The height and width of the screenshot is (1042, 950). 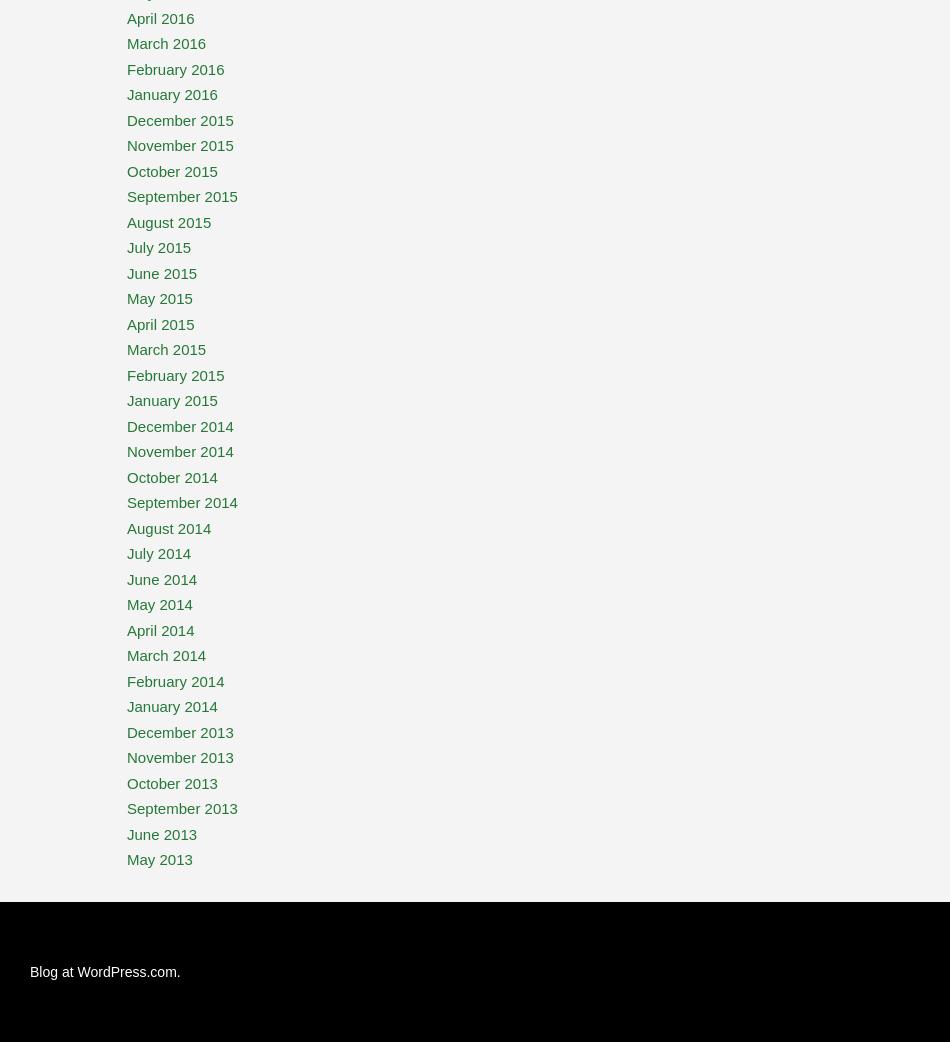 What do you see at coordinates (172, 705) in the screenshot?
I see `'January 2014'` at bounding box center [172, 705].